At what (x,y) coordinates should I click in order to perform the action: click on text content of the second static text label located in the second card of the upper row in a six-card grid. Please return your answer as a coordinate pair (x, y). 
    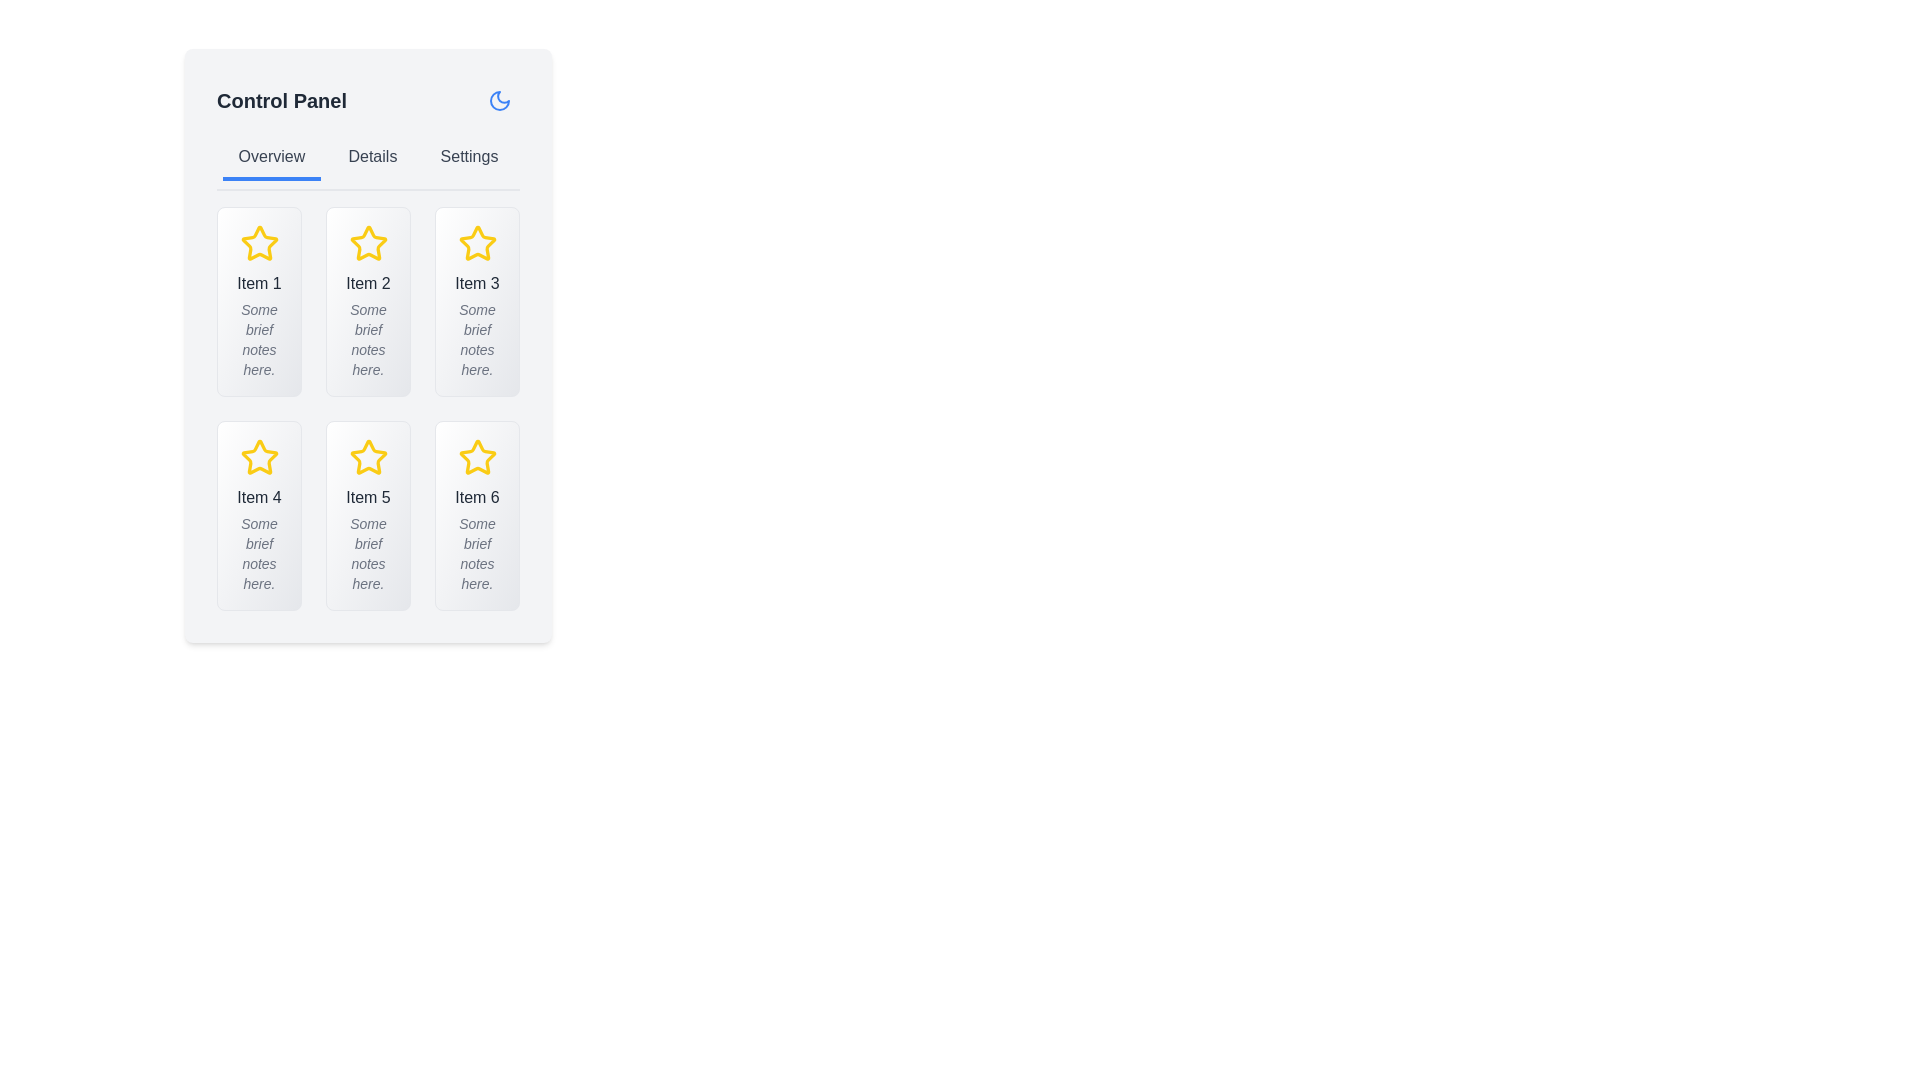
    Looking at the image, I should click on (368, 284).